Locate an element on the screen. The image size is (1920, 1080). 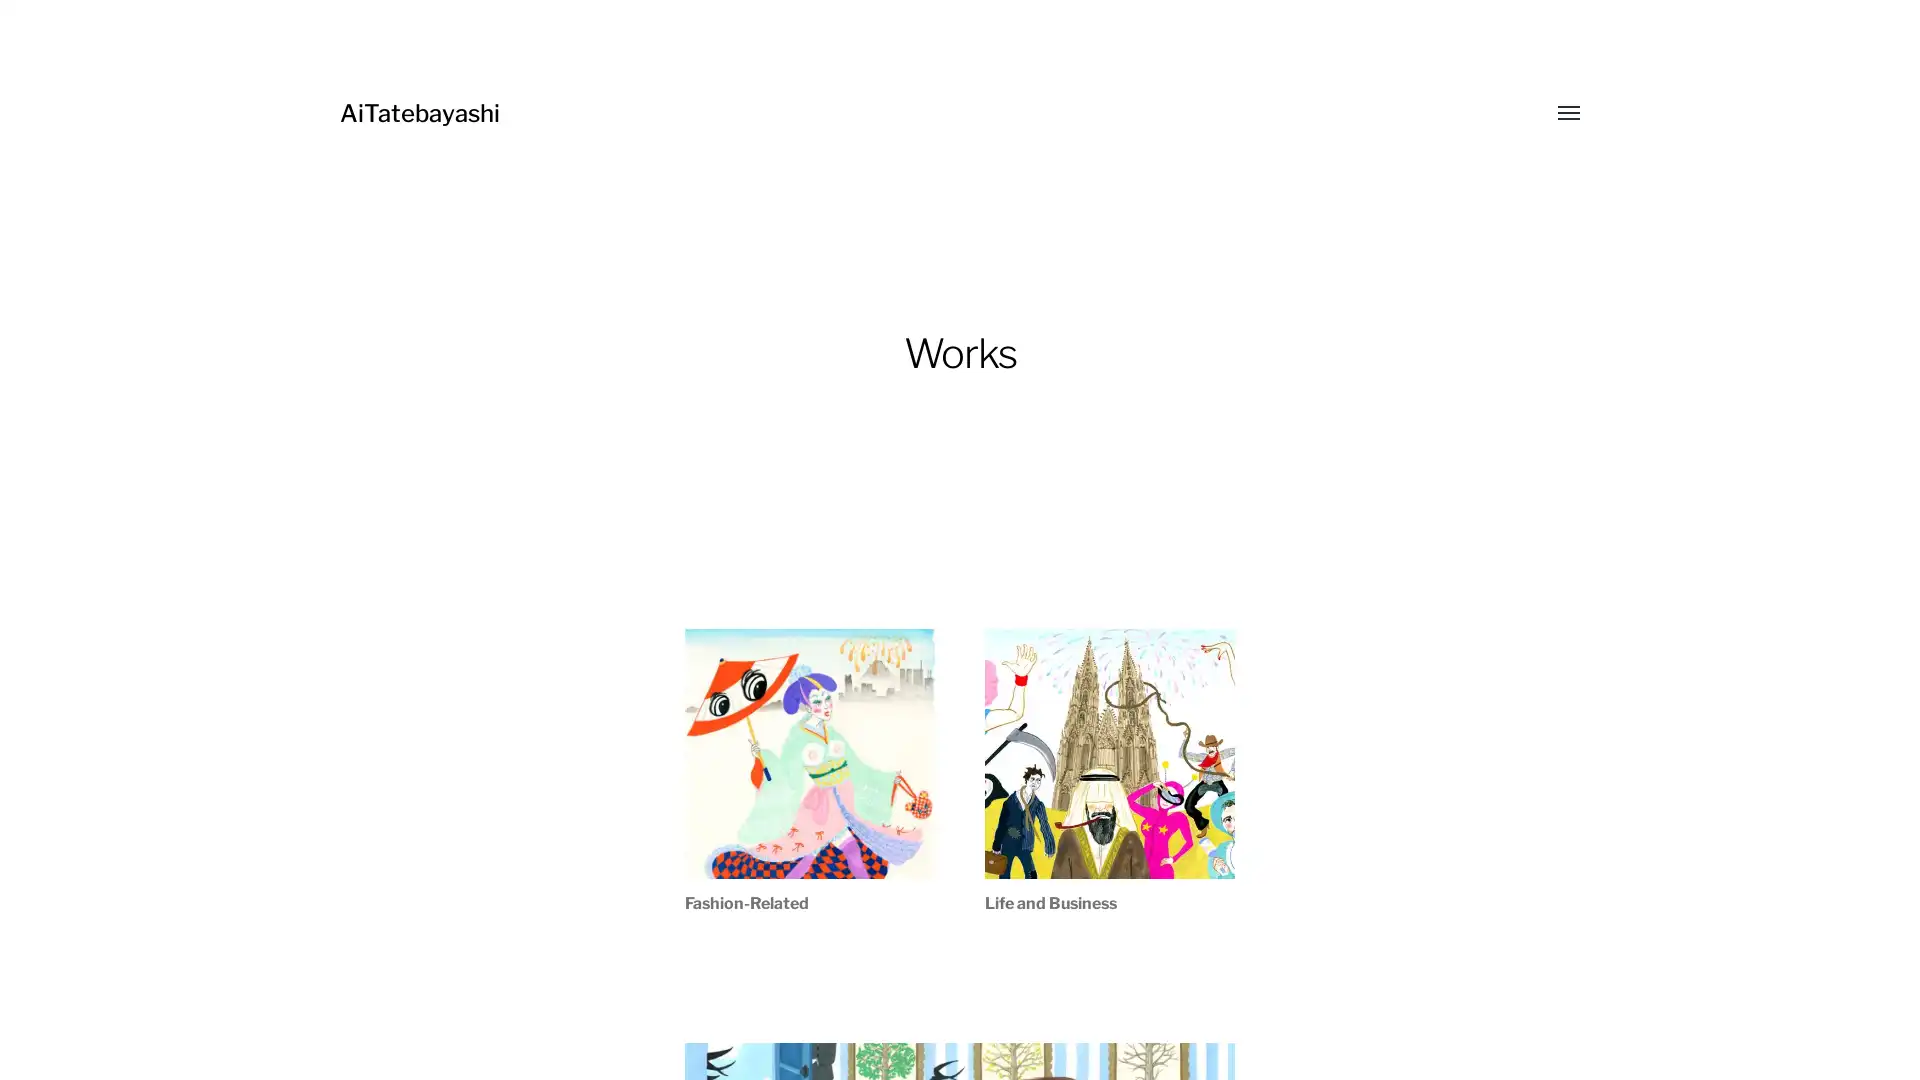
Toggle menu is located at coordinates (1554, 114).